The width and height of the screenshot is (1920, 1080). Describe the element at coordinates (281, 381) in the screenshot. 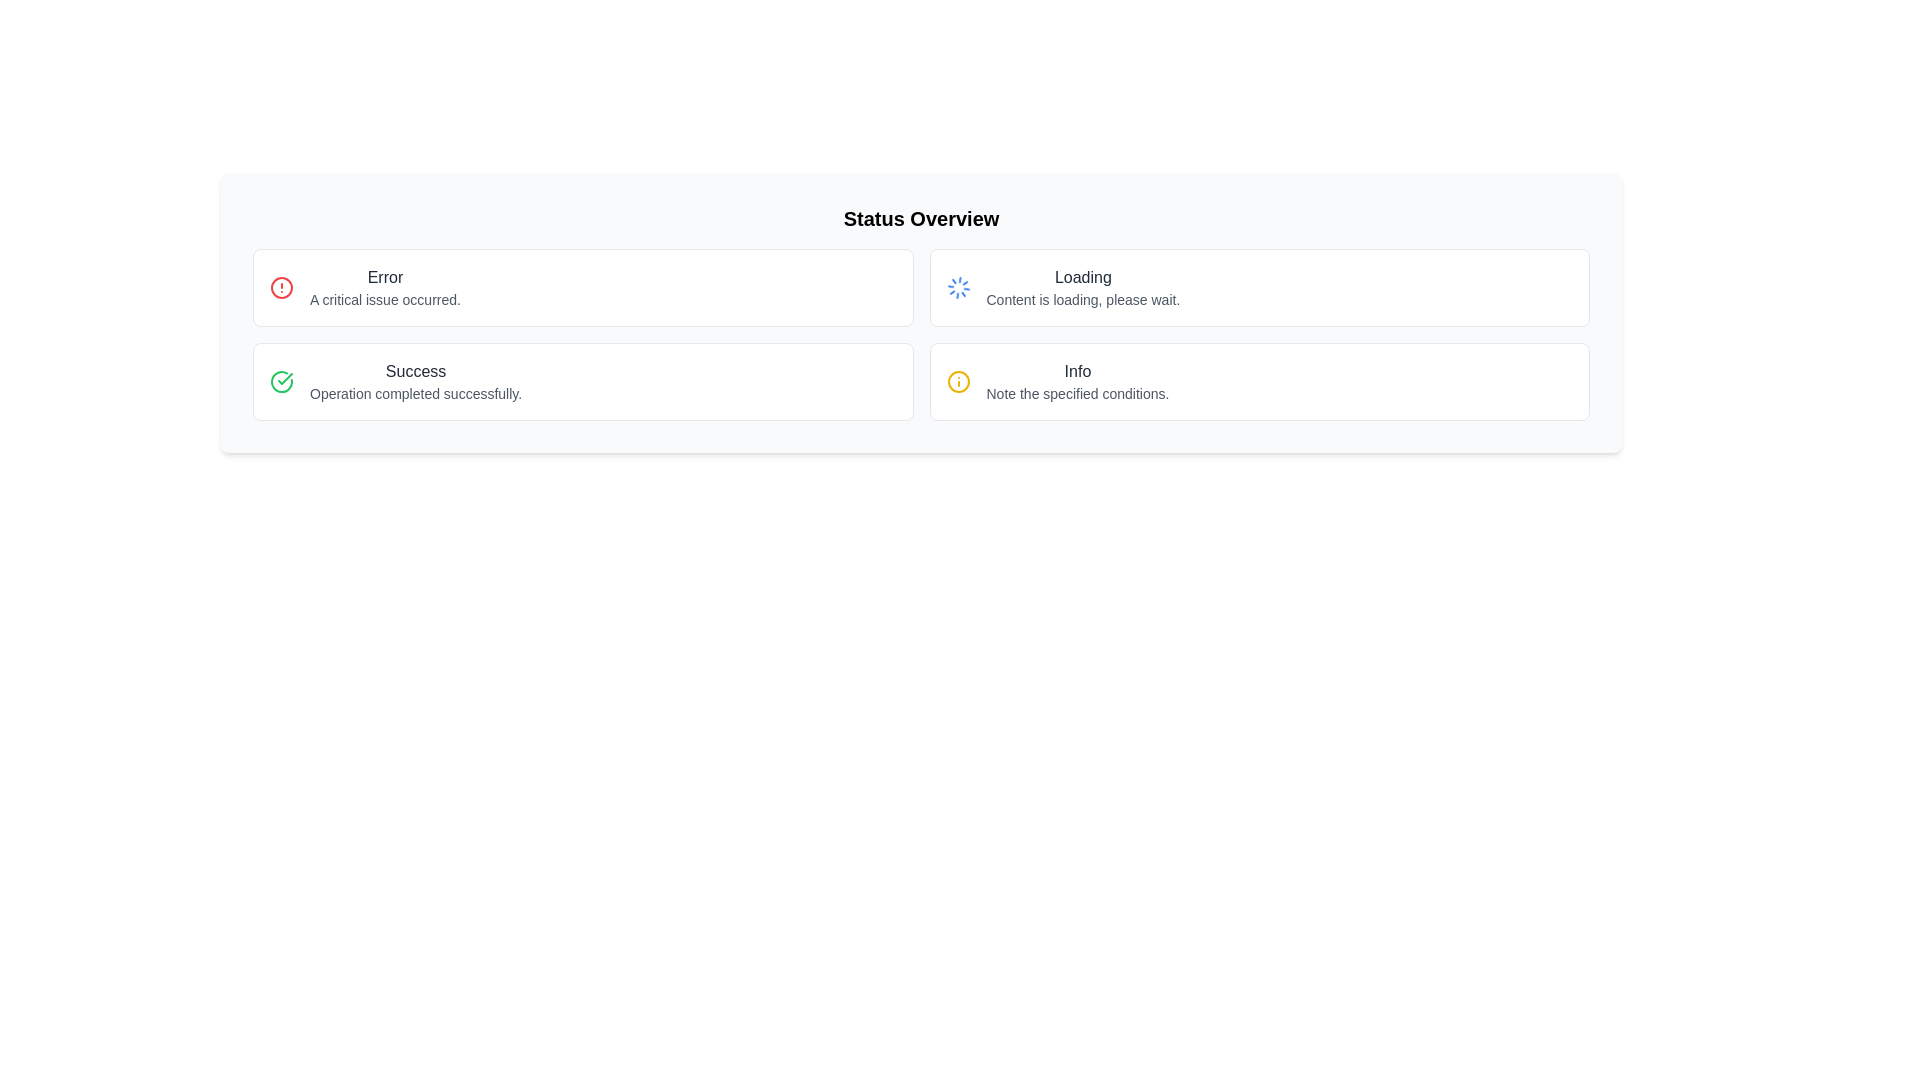

I see `the green circular check mark icon located at the top-left area of the 'Success' card, preceding the text 'Success' and 'Operation completed successfully.'` at that location.